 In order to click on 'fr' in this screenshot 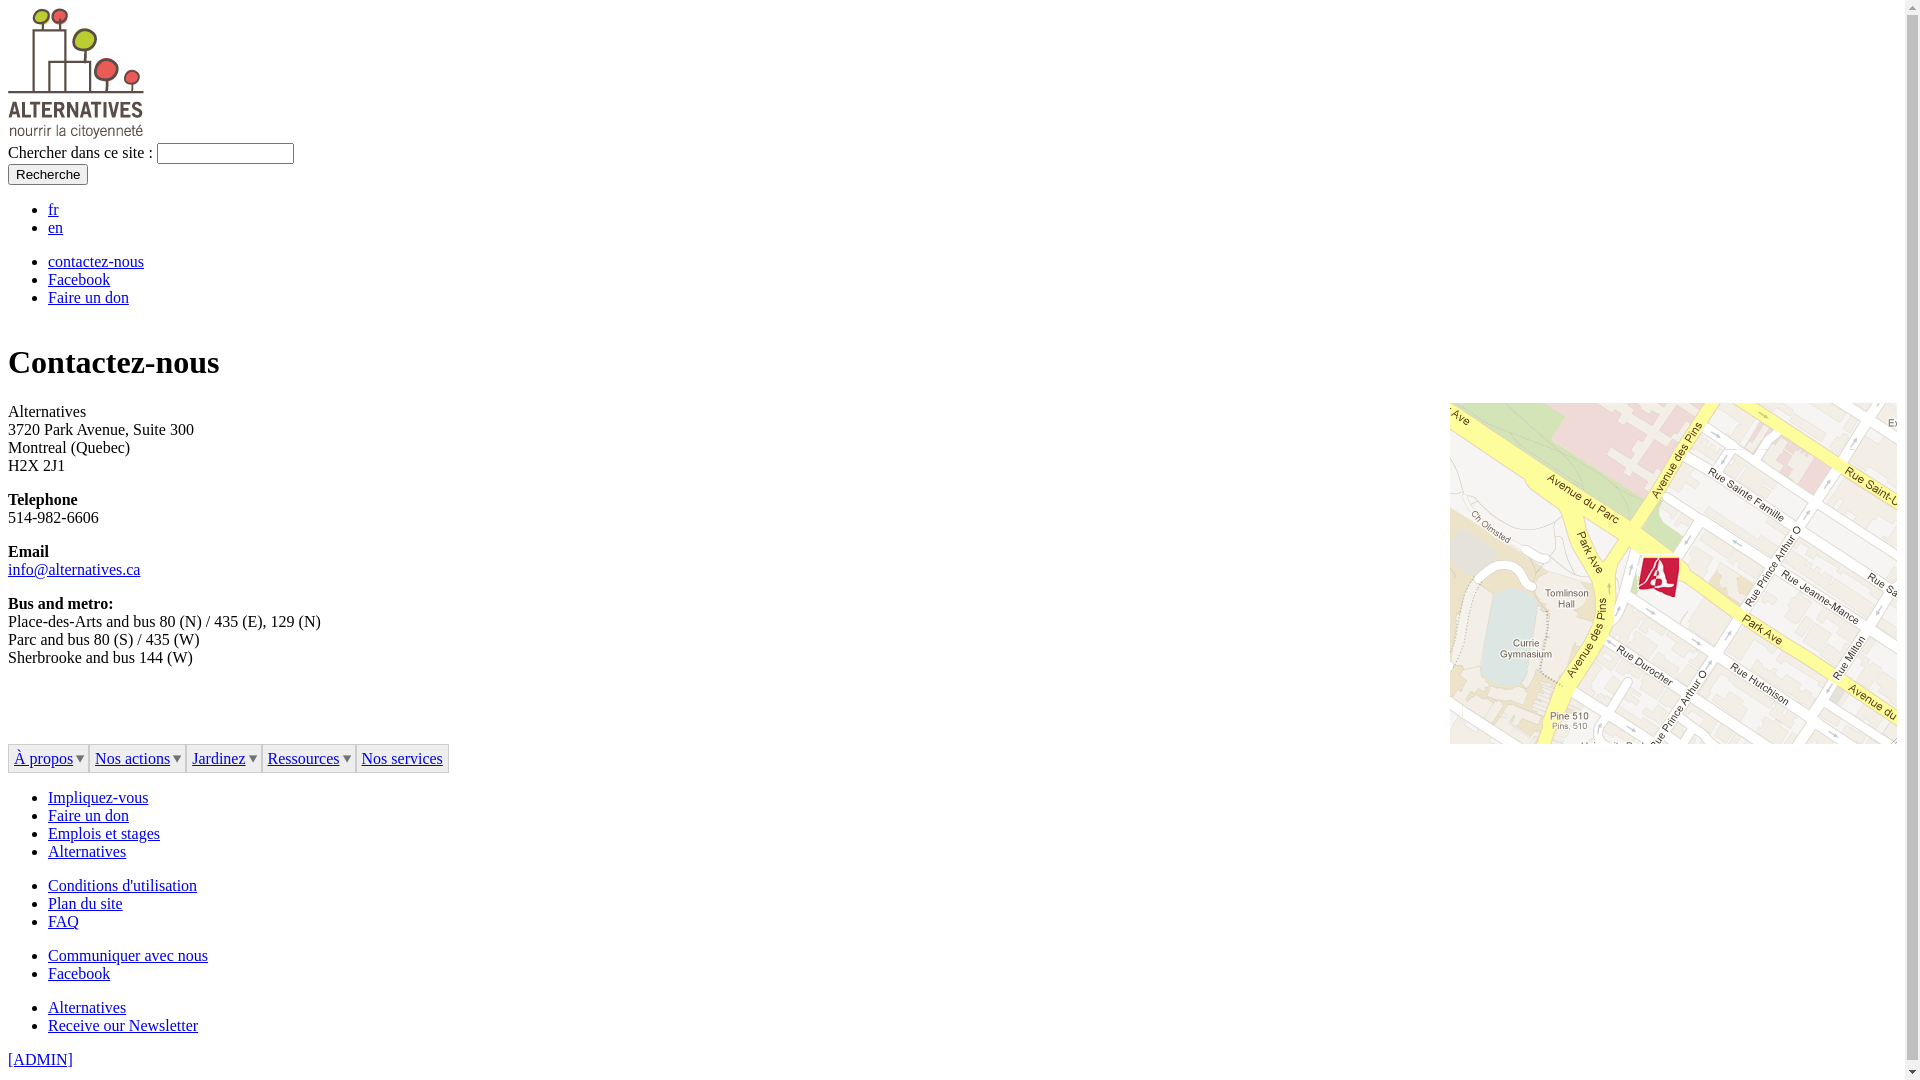, I will do `click(53, 209)`.